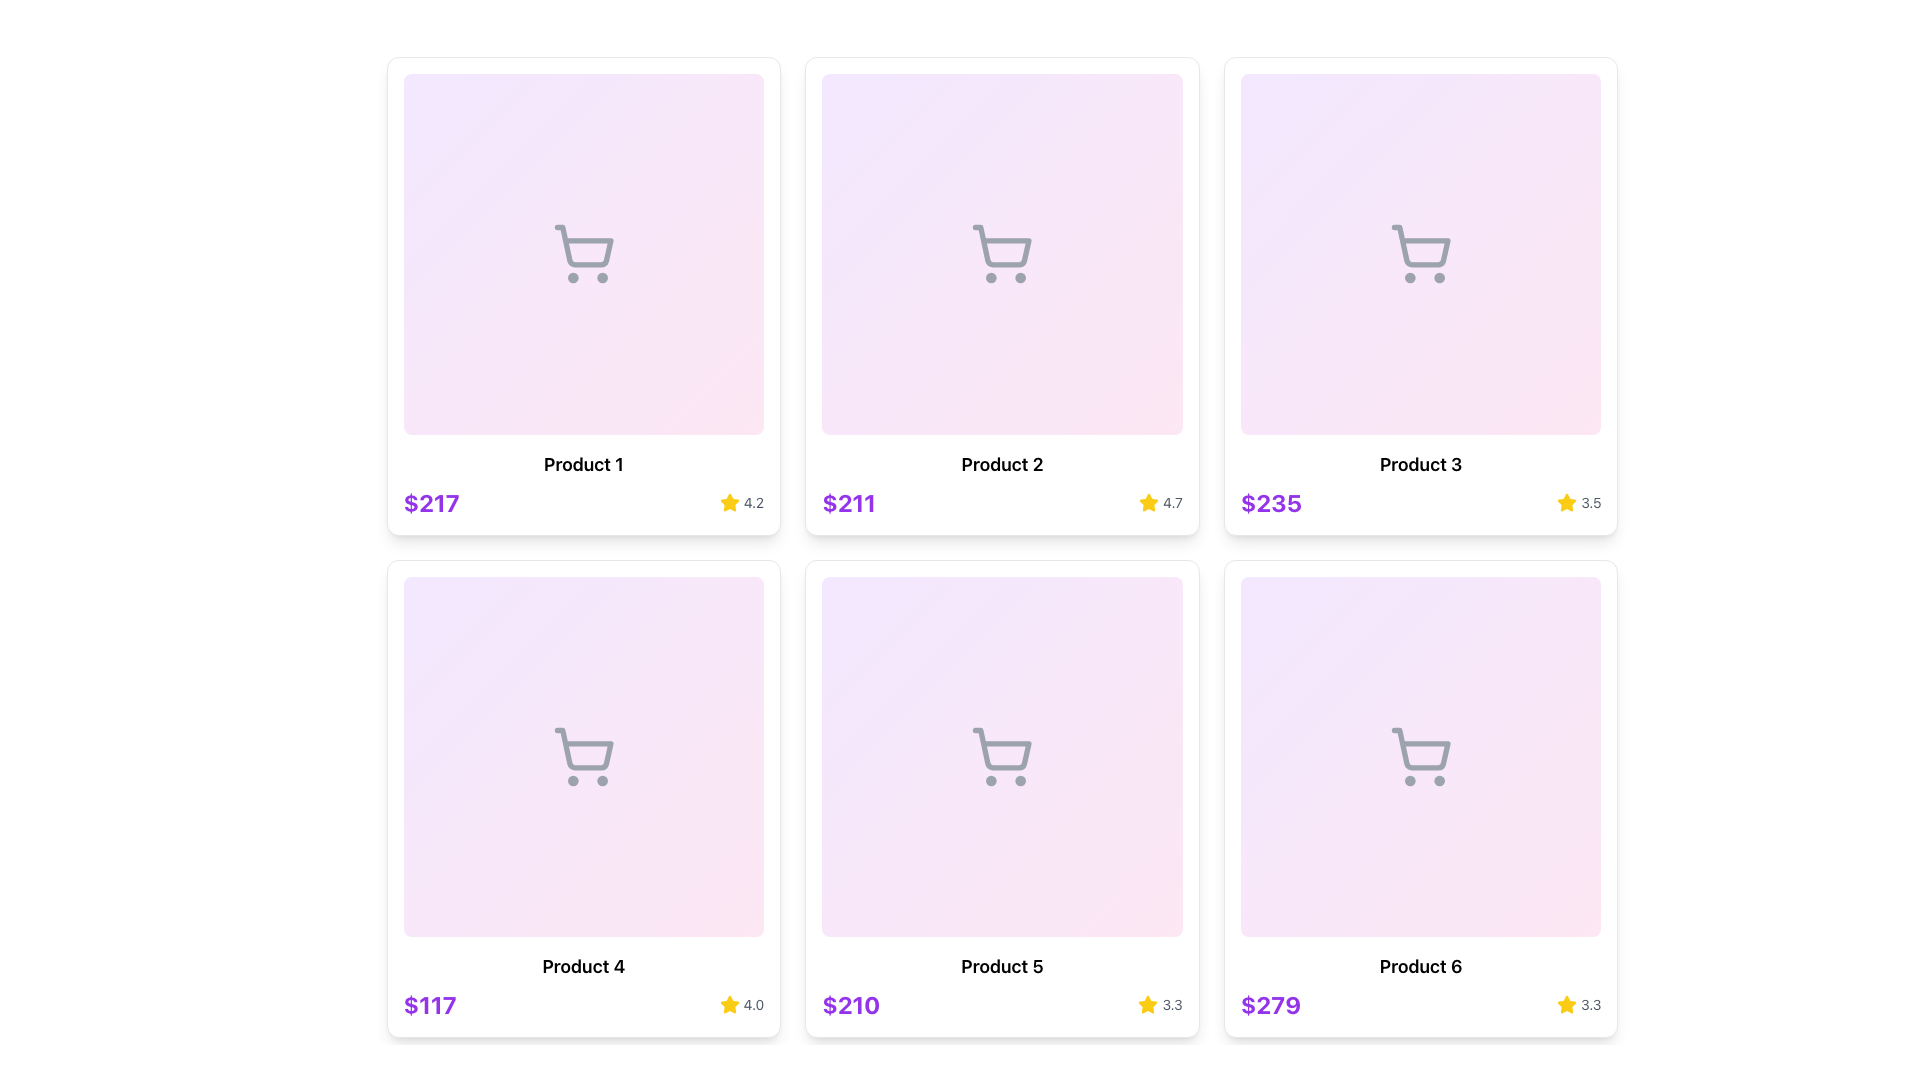 The height and width of the screenshot is (1080, 1920). I want to click on the rating display element that visually represents a rating value of 4.2, located at the bottom-right of the first card in the grid layout, to the right of the price label '$217', so click(740, 501).